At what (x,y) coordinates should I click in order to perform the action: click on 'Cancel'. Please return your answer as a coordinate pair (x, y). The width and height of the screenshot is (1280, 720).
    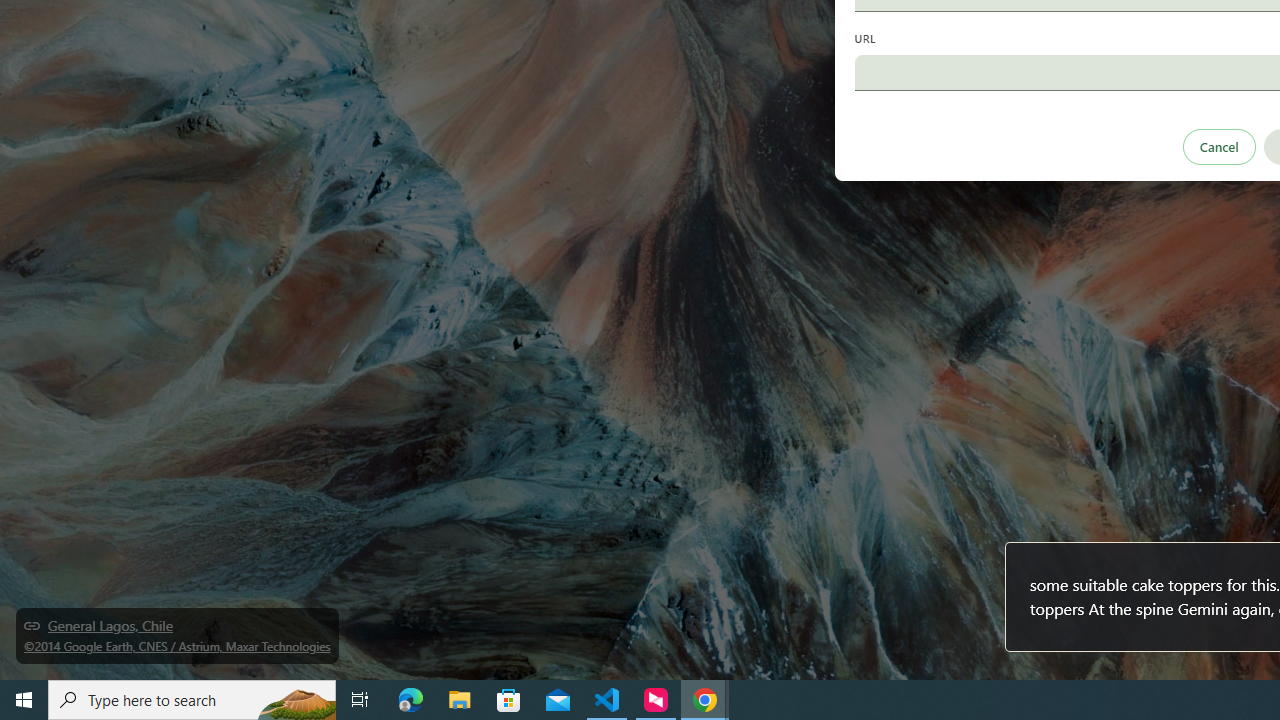
    Looking at the image, I should click on (1217, 145).